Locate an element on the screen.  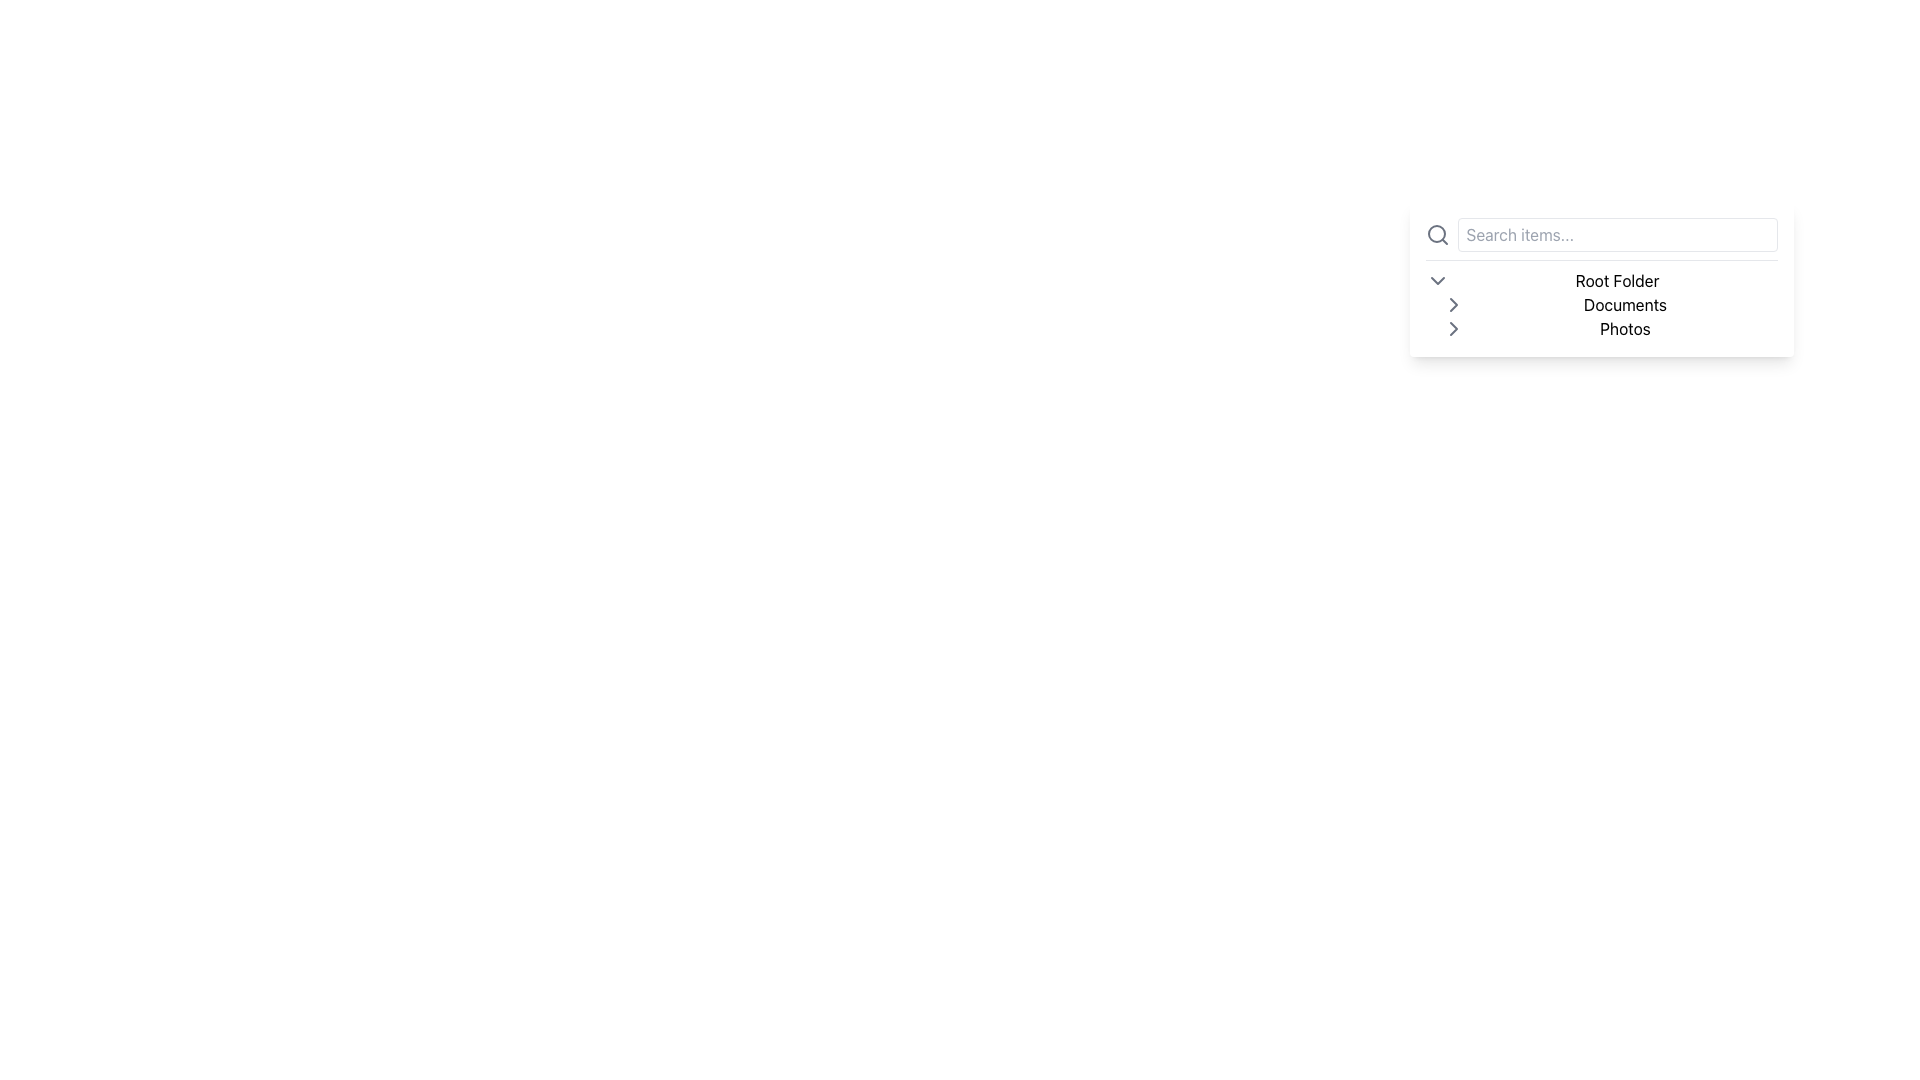
the right-facing chevron arrow icon adjacent to the 'Photos' folder label in the navigation tree is located at coordinates (1453, 304).